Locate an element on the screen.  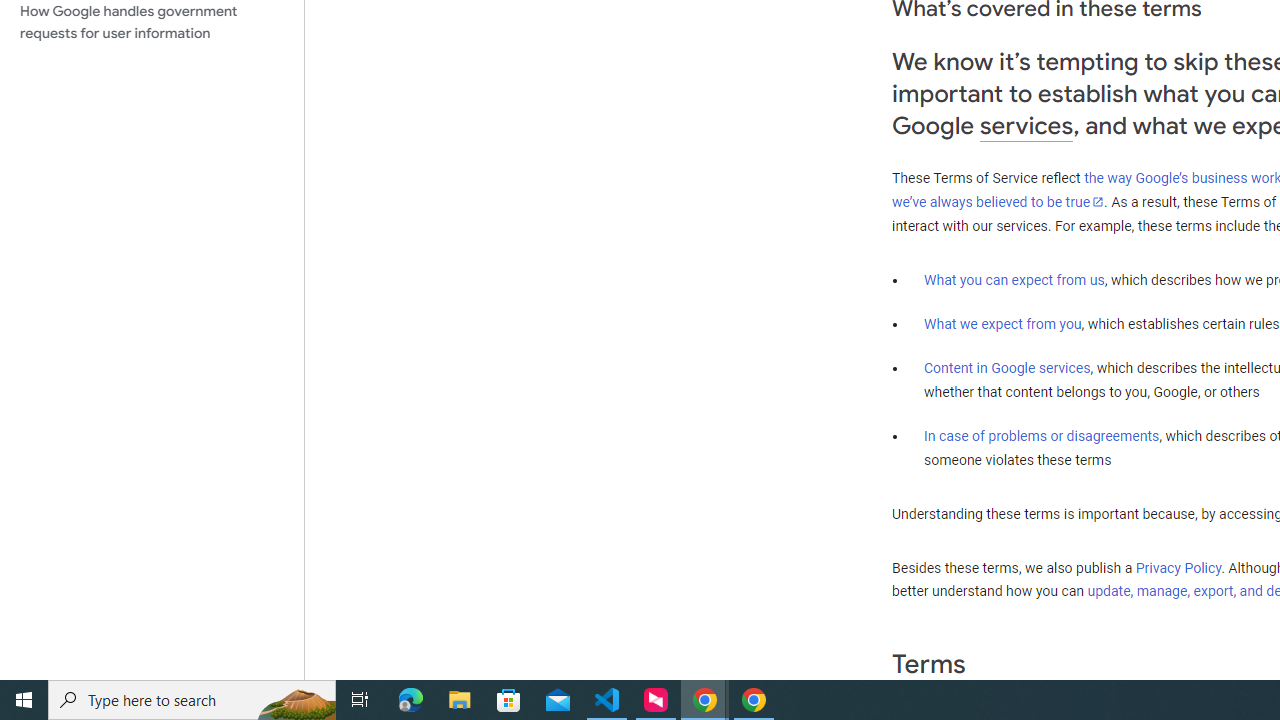
'Content in Google services' is located at coordinates (1007, 368).